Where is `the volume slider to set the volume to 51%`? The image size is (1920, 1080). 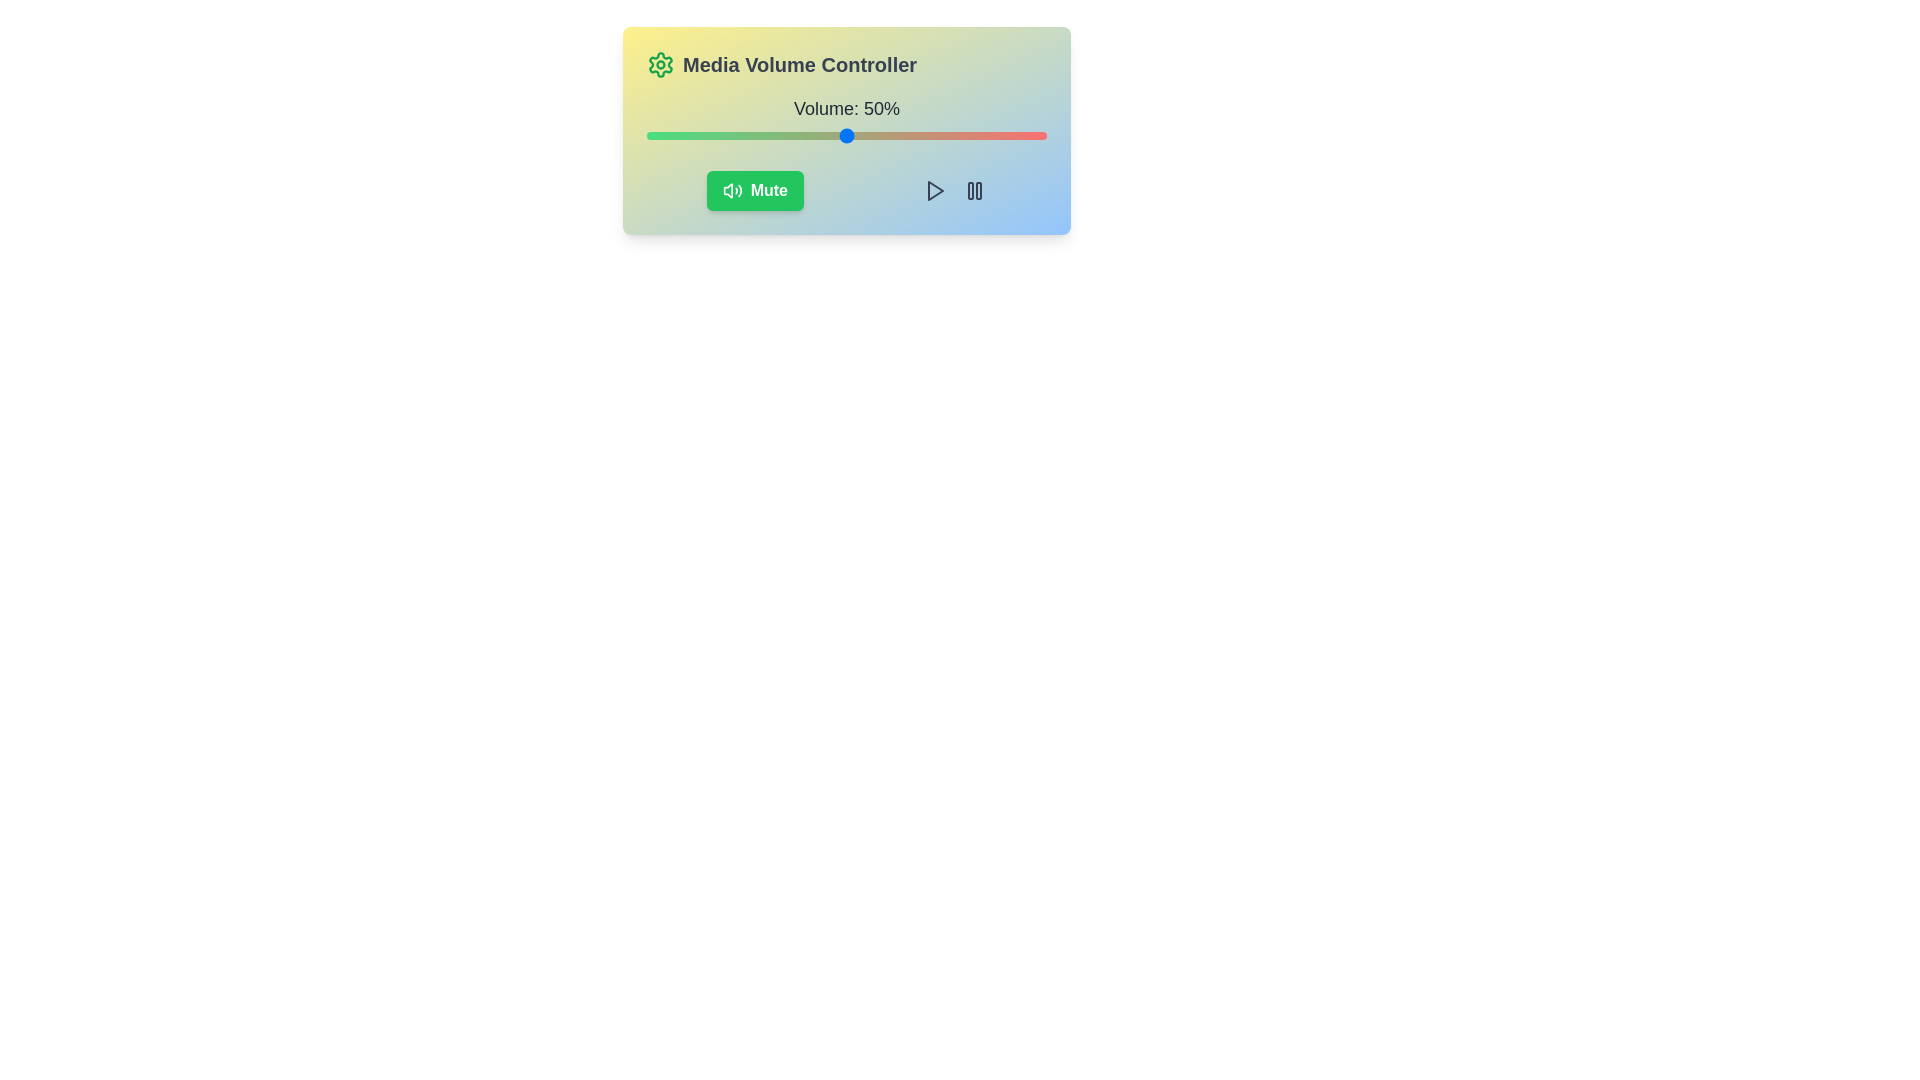 the volume slider to set the volume to 51% is located at coordinates (850, 135).